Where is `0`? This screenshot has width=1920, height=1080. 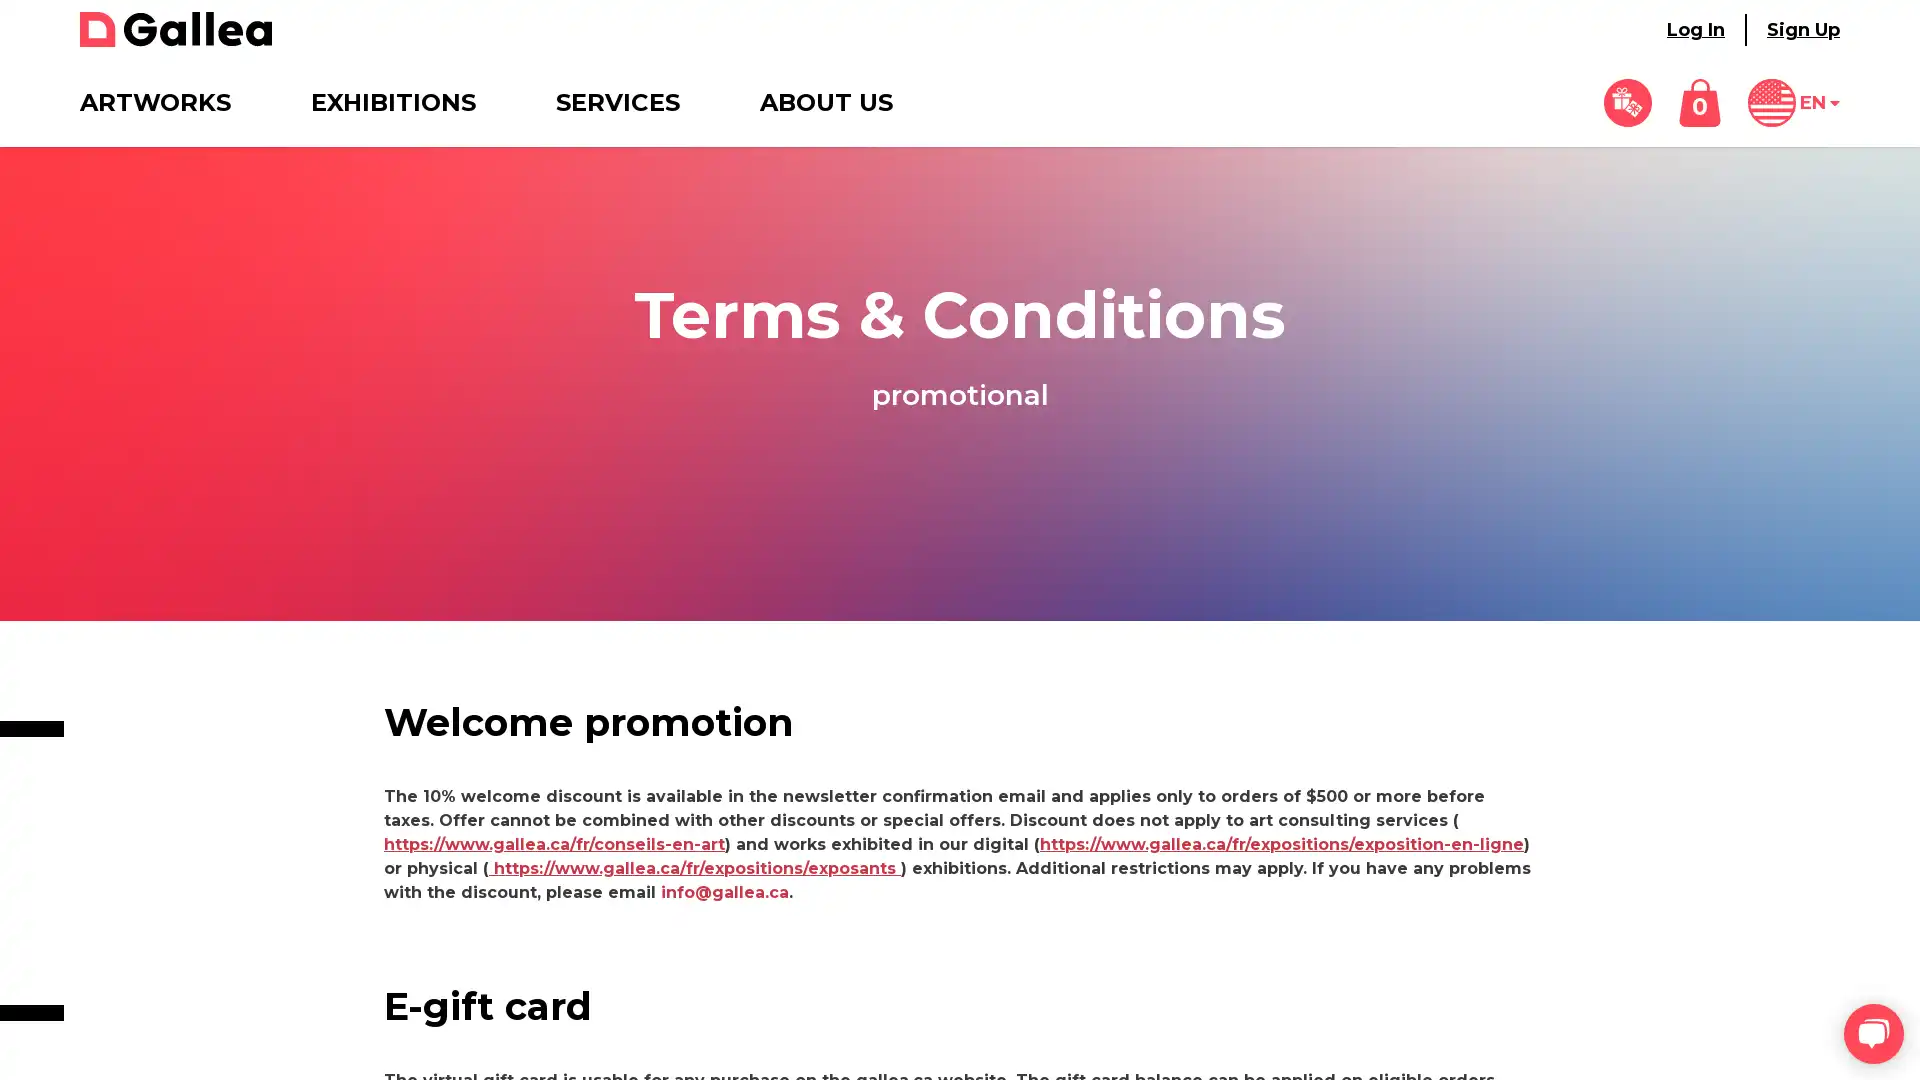
0 is located at coordinates (1698, 103).